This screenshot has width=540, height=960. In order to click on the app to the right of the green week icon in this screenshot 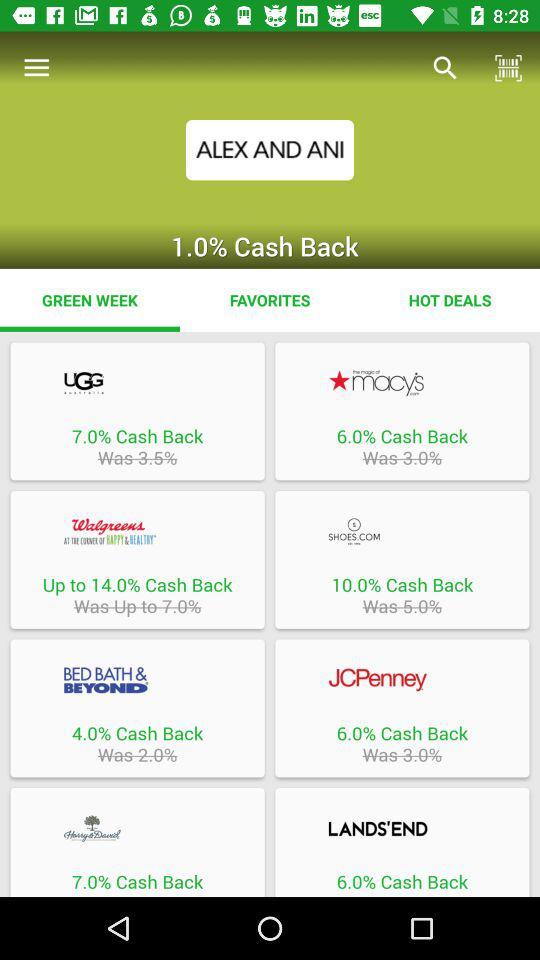, I will do `click(270, 299)`.